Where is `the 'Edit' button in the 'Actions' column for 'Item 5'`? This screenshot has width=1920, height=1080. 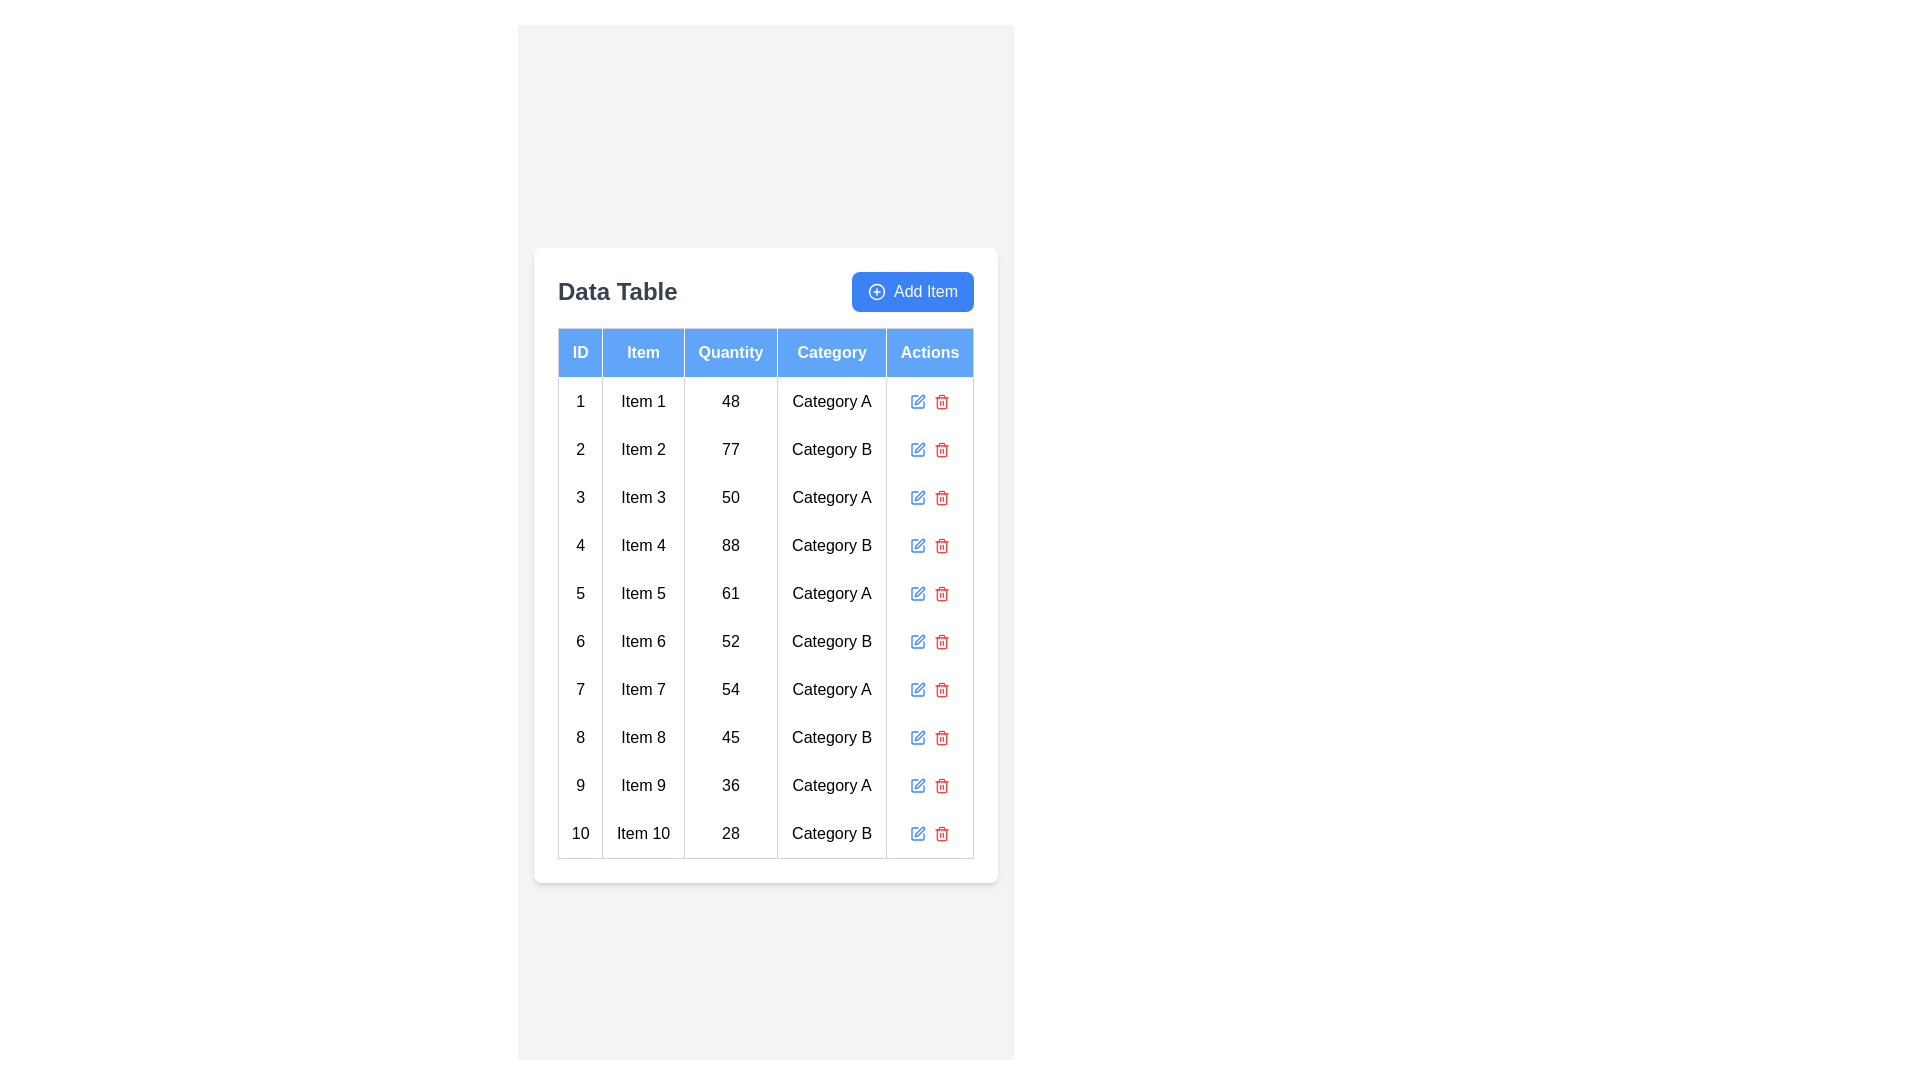 the 'Edit' button in the 'Actions' column for 'Item 5' is located at coordinates (917, 592).